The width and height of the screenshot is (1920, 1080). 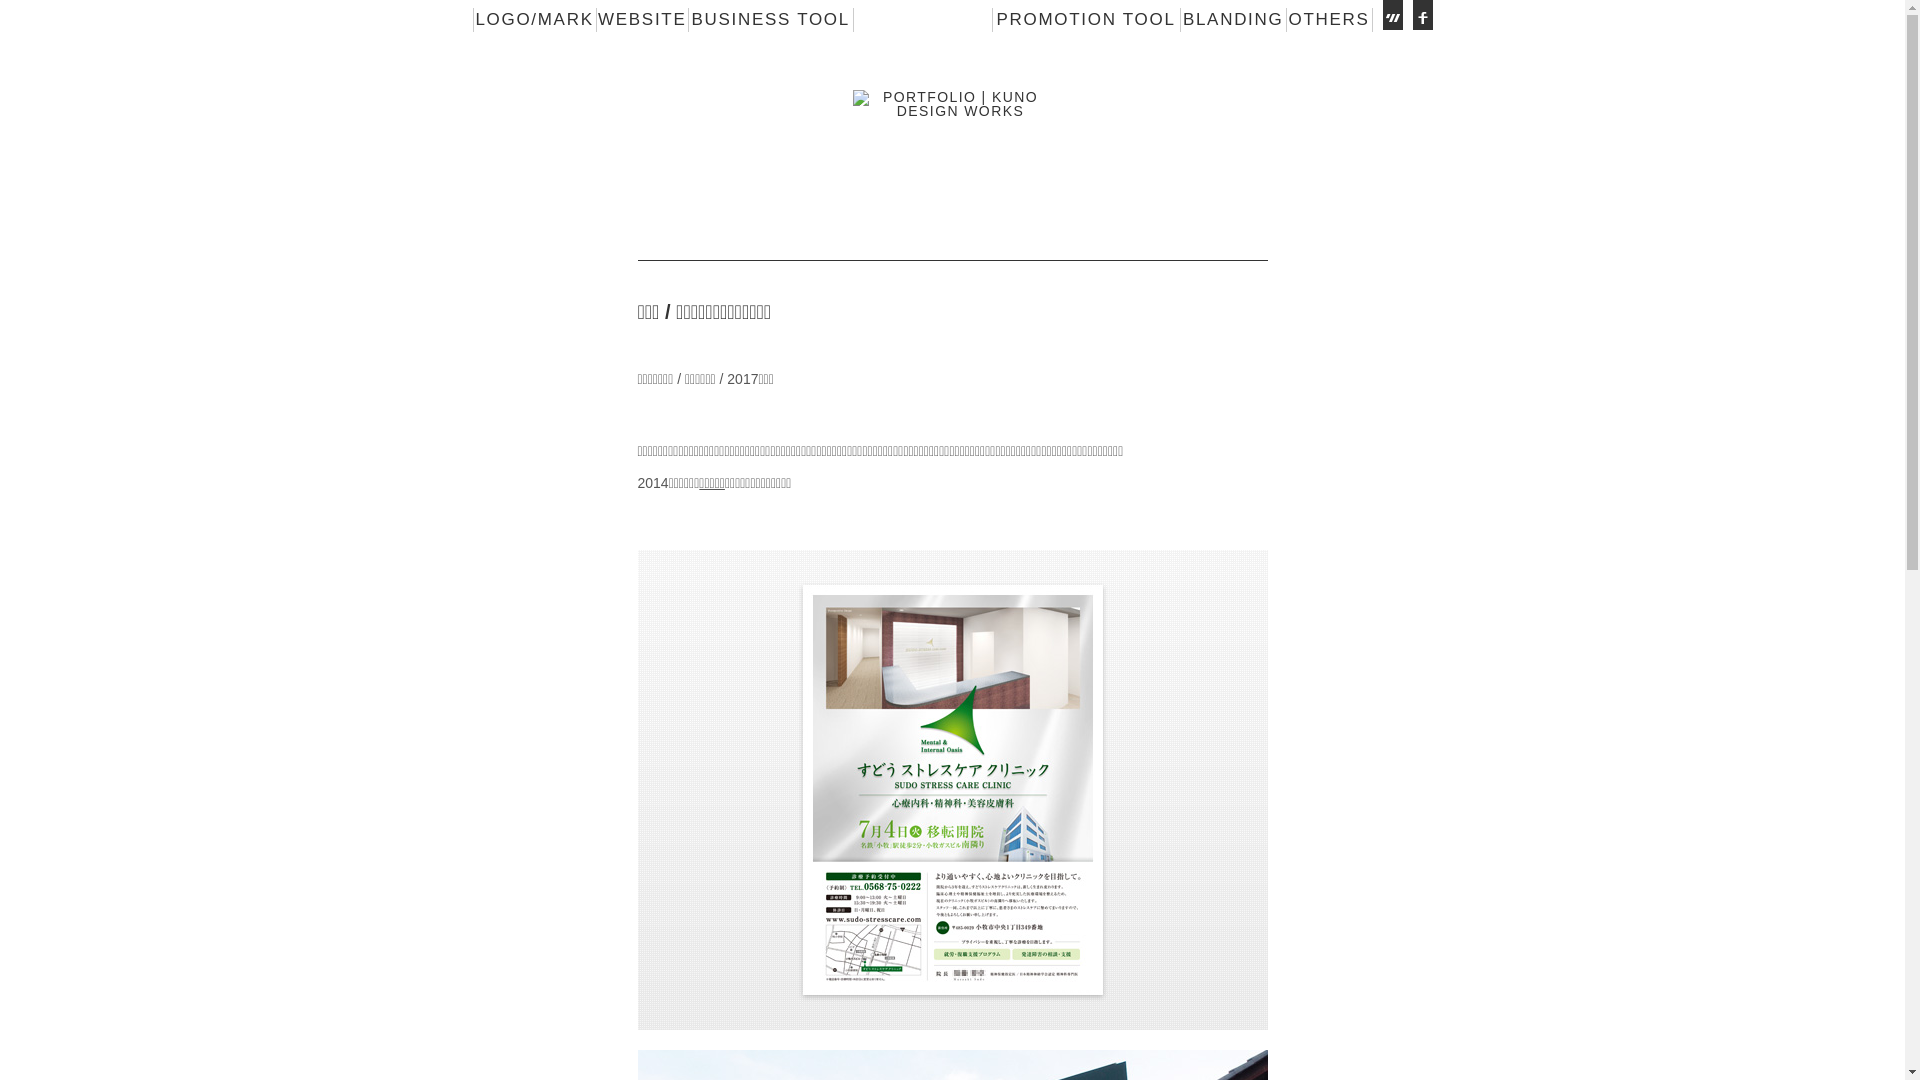 What do you see at coordinates (1084, 19) in the screenshot?
I see `'PROMOTION TOOL'` at bounding box center [1084, 19].